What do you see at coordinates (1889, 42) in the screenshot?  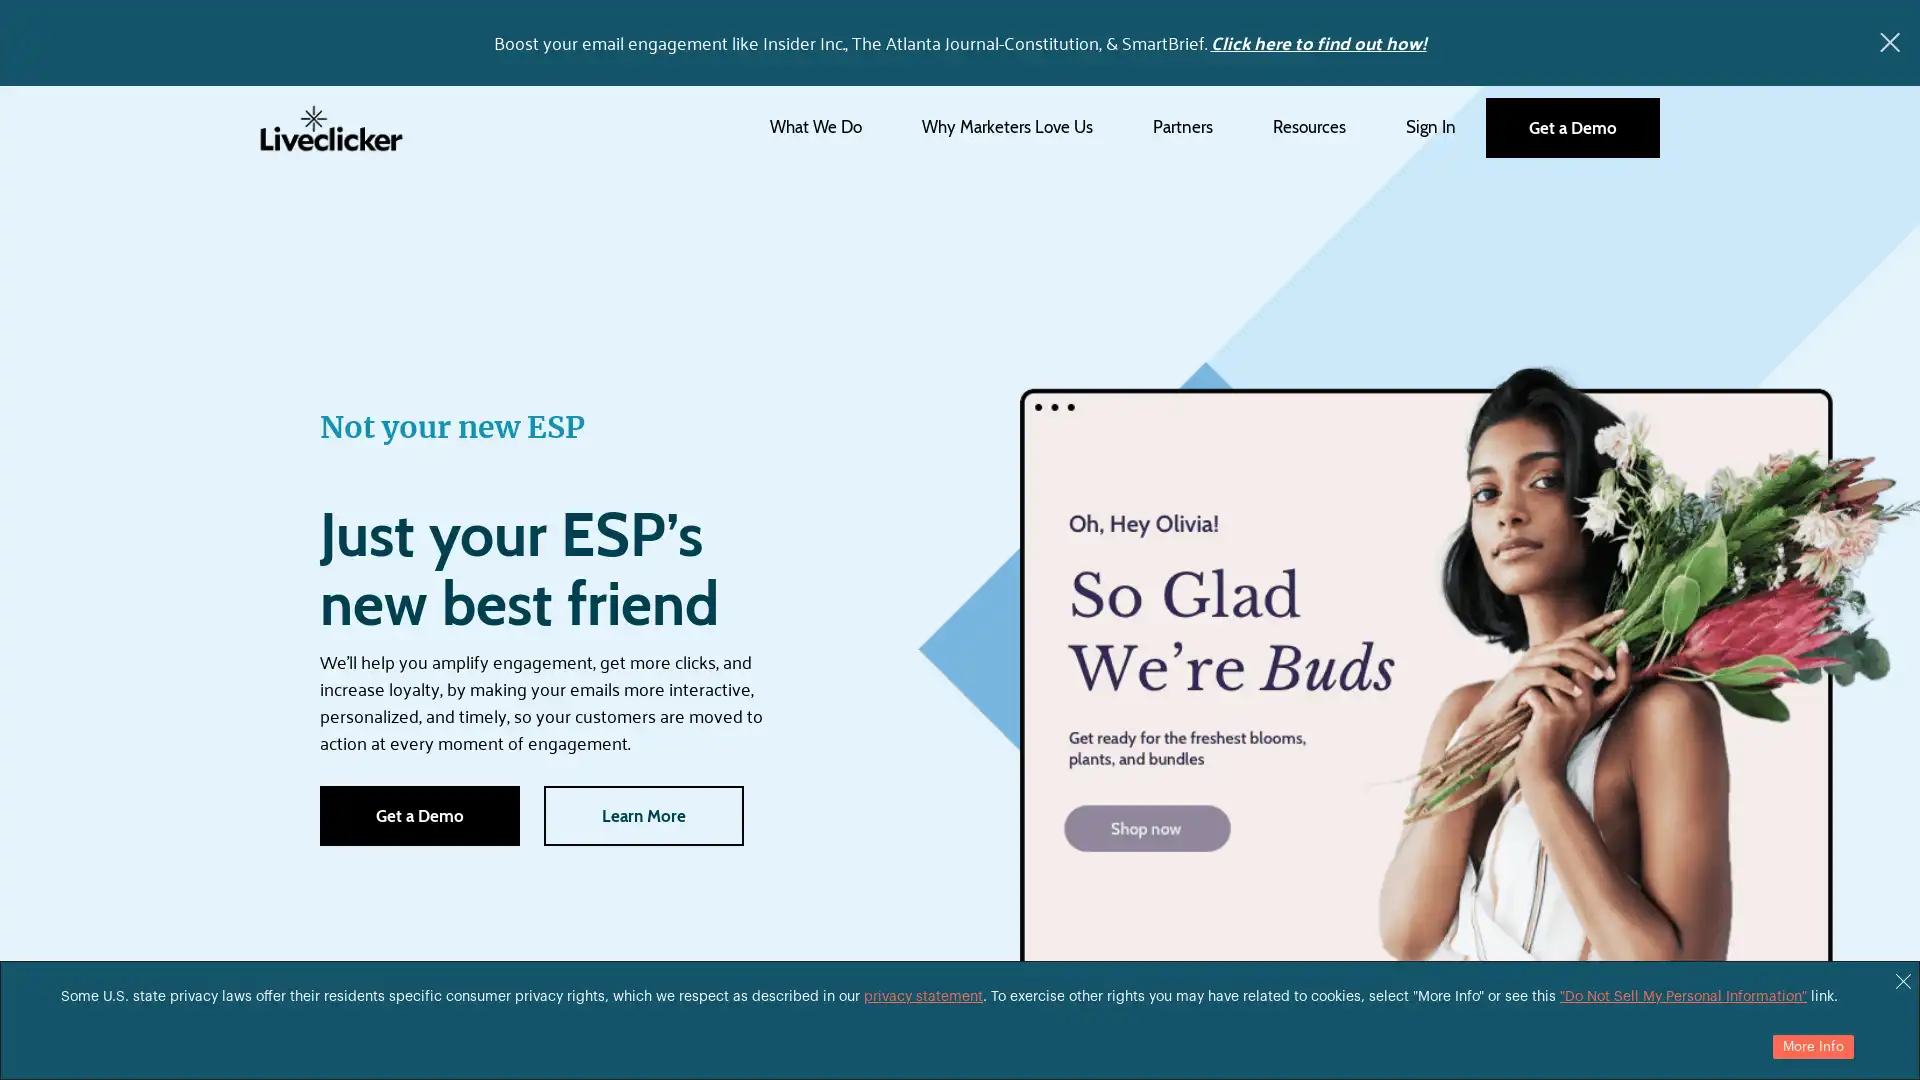 I see `x` at bounding box center [1889, 42].